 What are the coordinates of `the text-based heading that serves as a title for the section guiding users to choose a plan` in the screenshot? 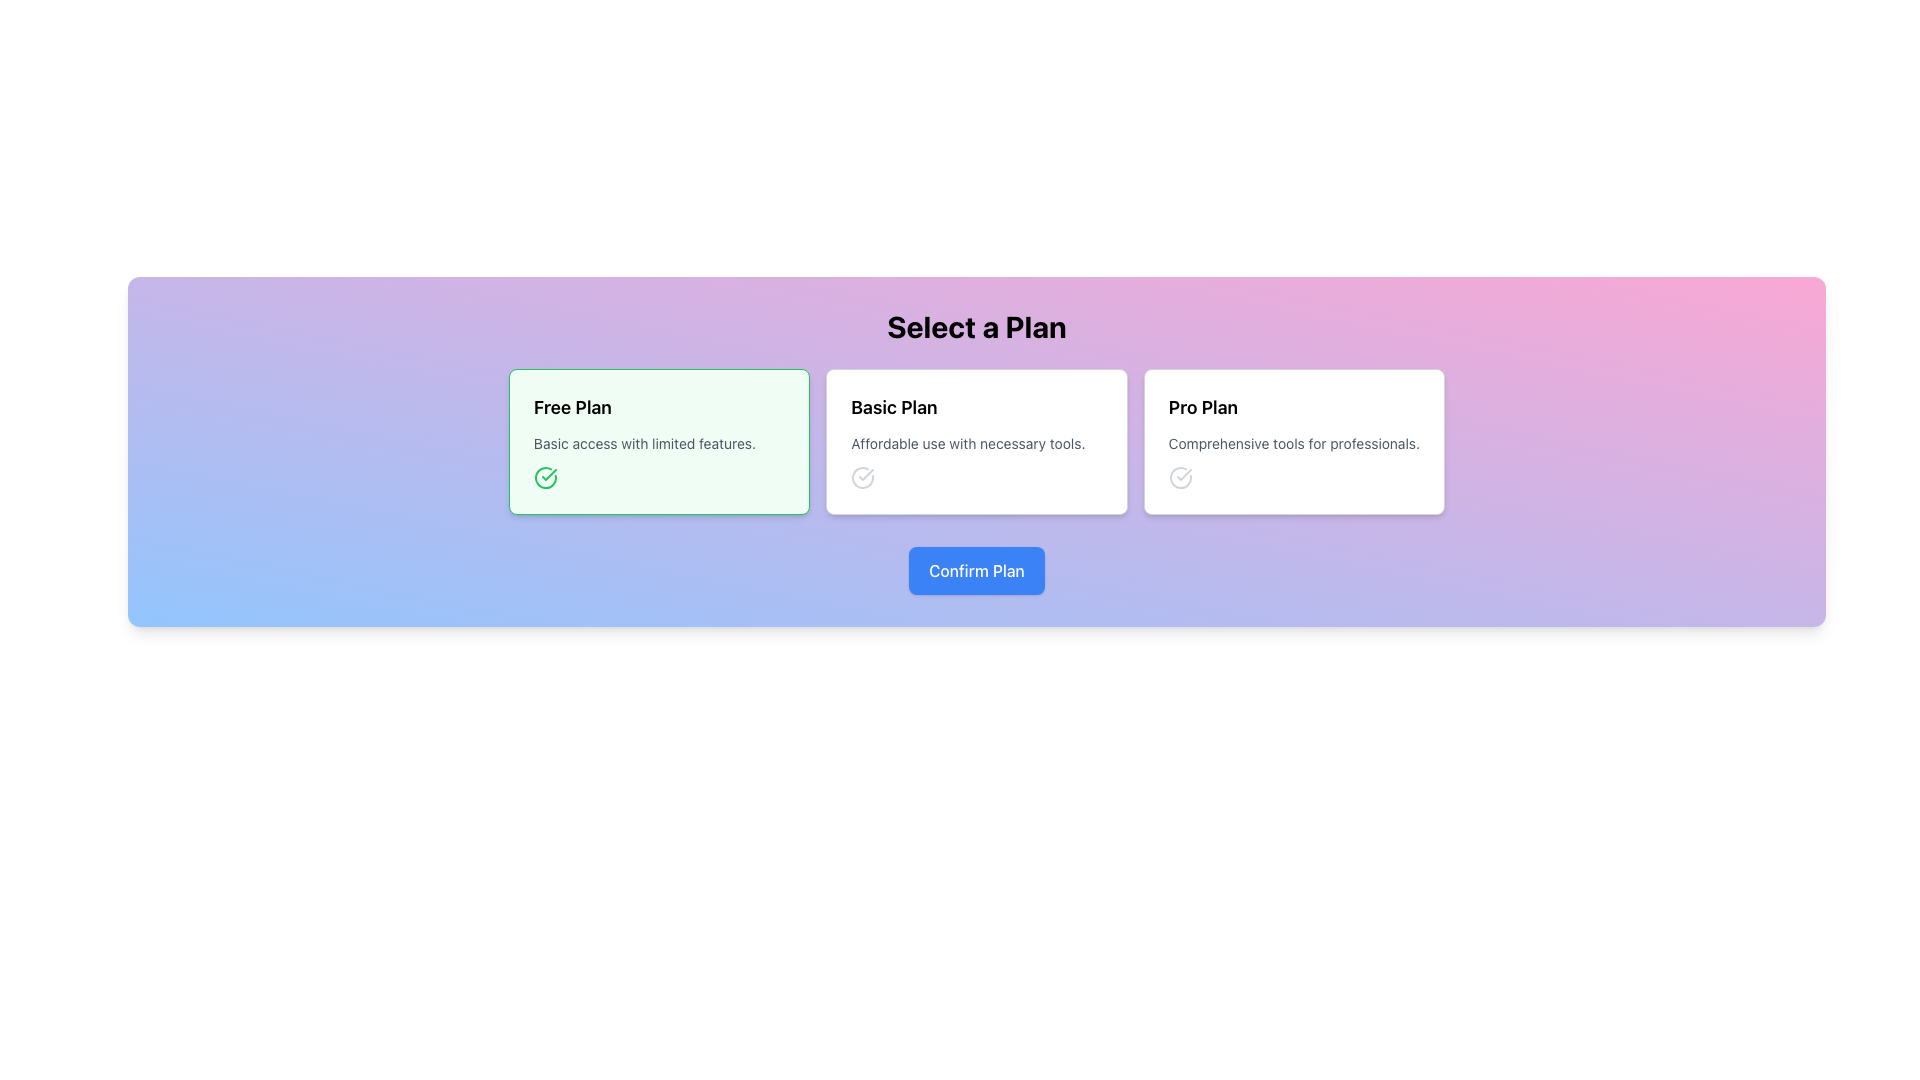 It's located at (977, 326).